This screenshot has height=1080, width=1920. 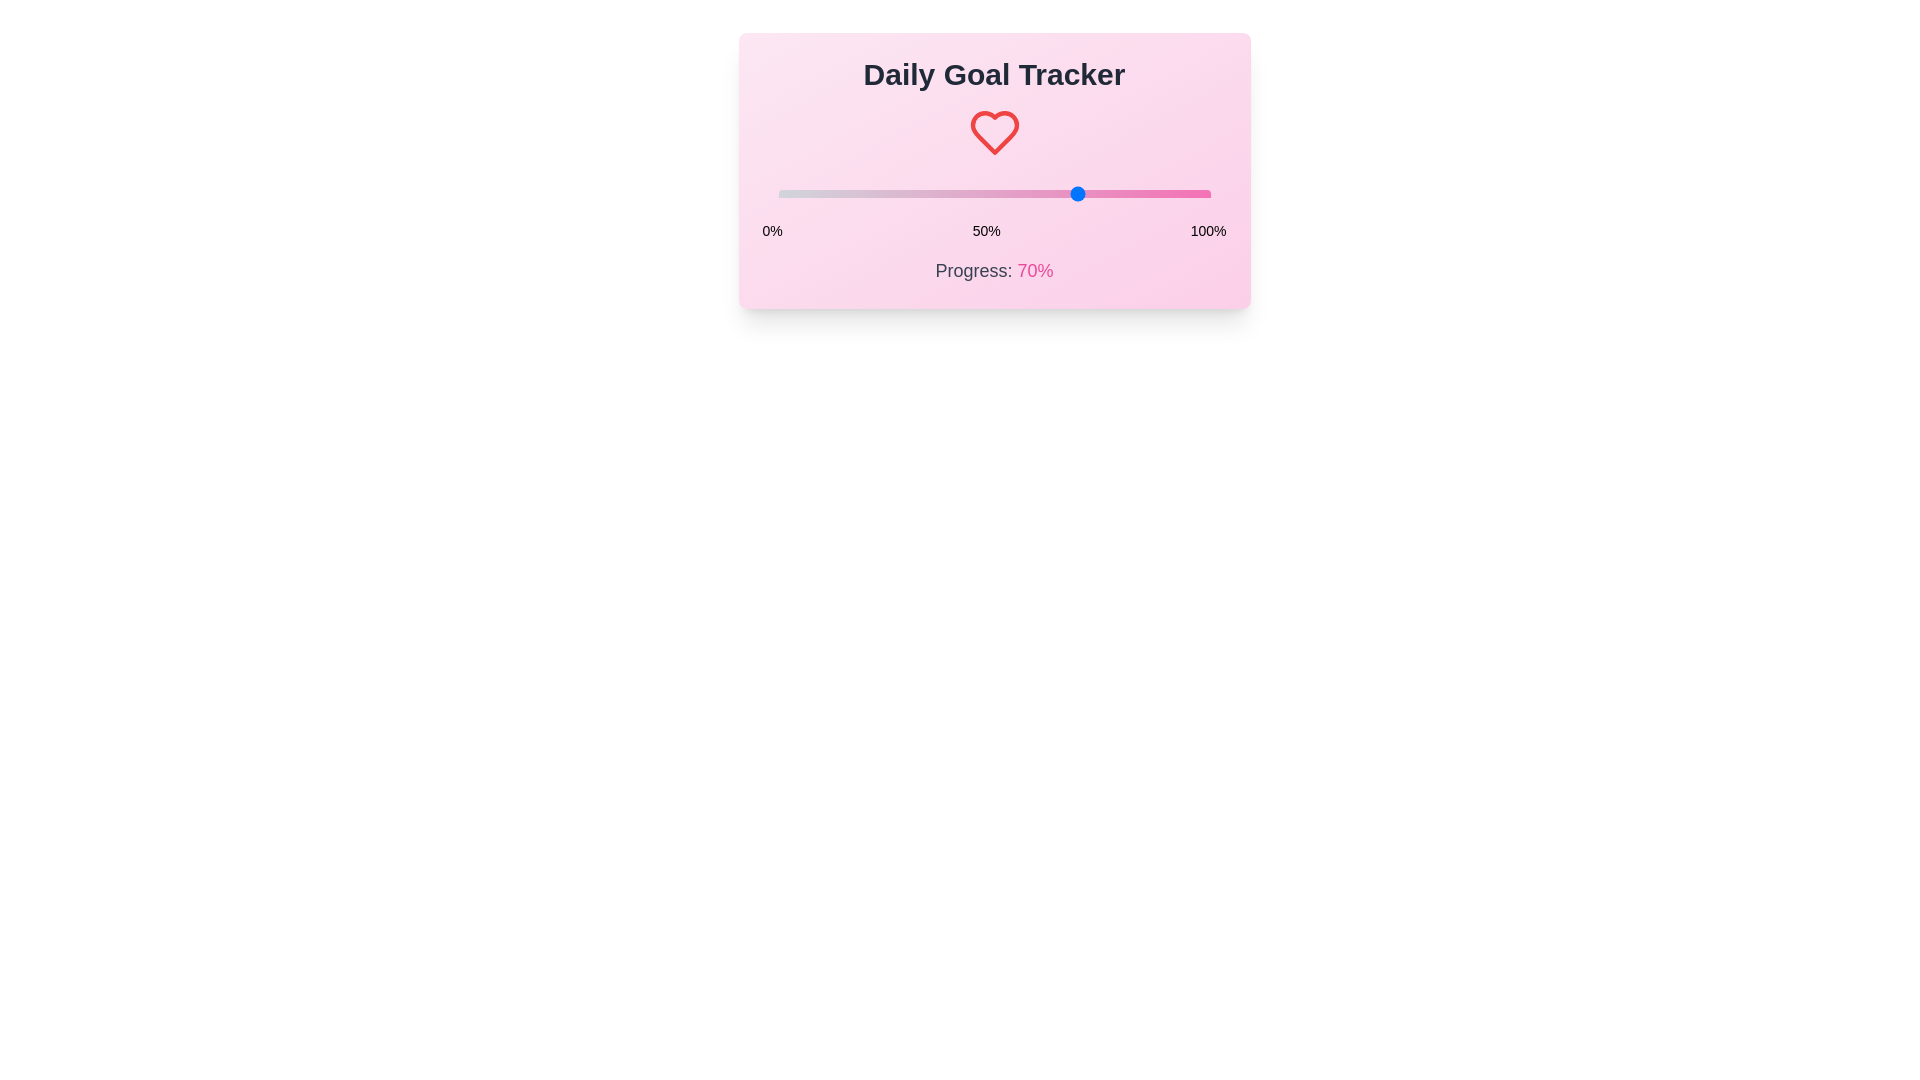 What do you see at coordinates (994, 132) in the screenshot?
I see `the heart icon to observe its visual feedback` at bounding box center [994, 132].